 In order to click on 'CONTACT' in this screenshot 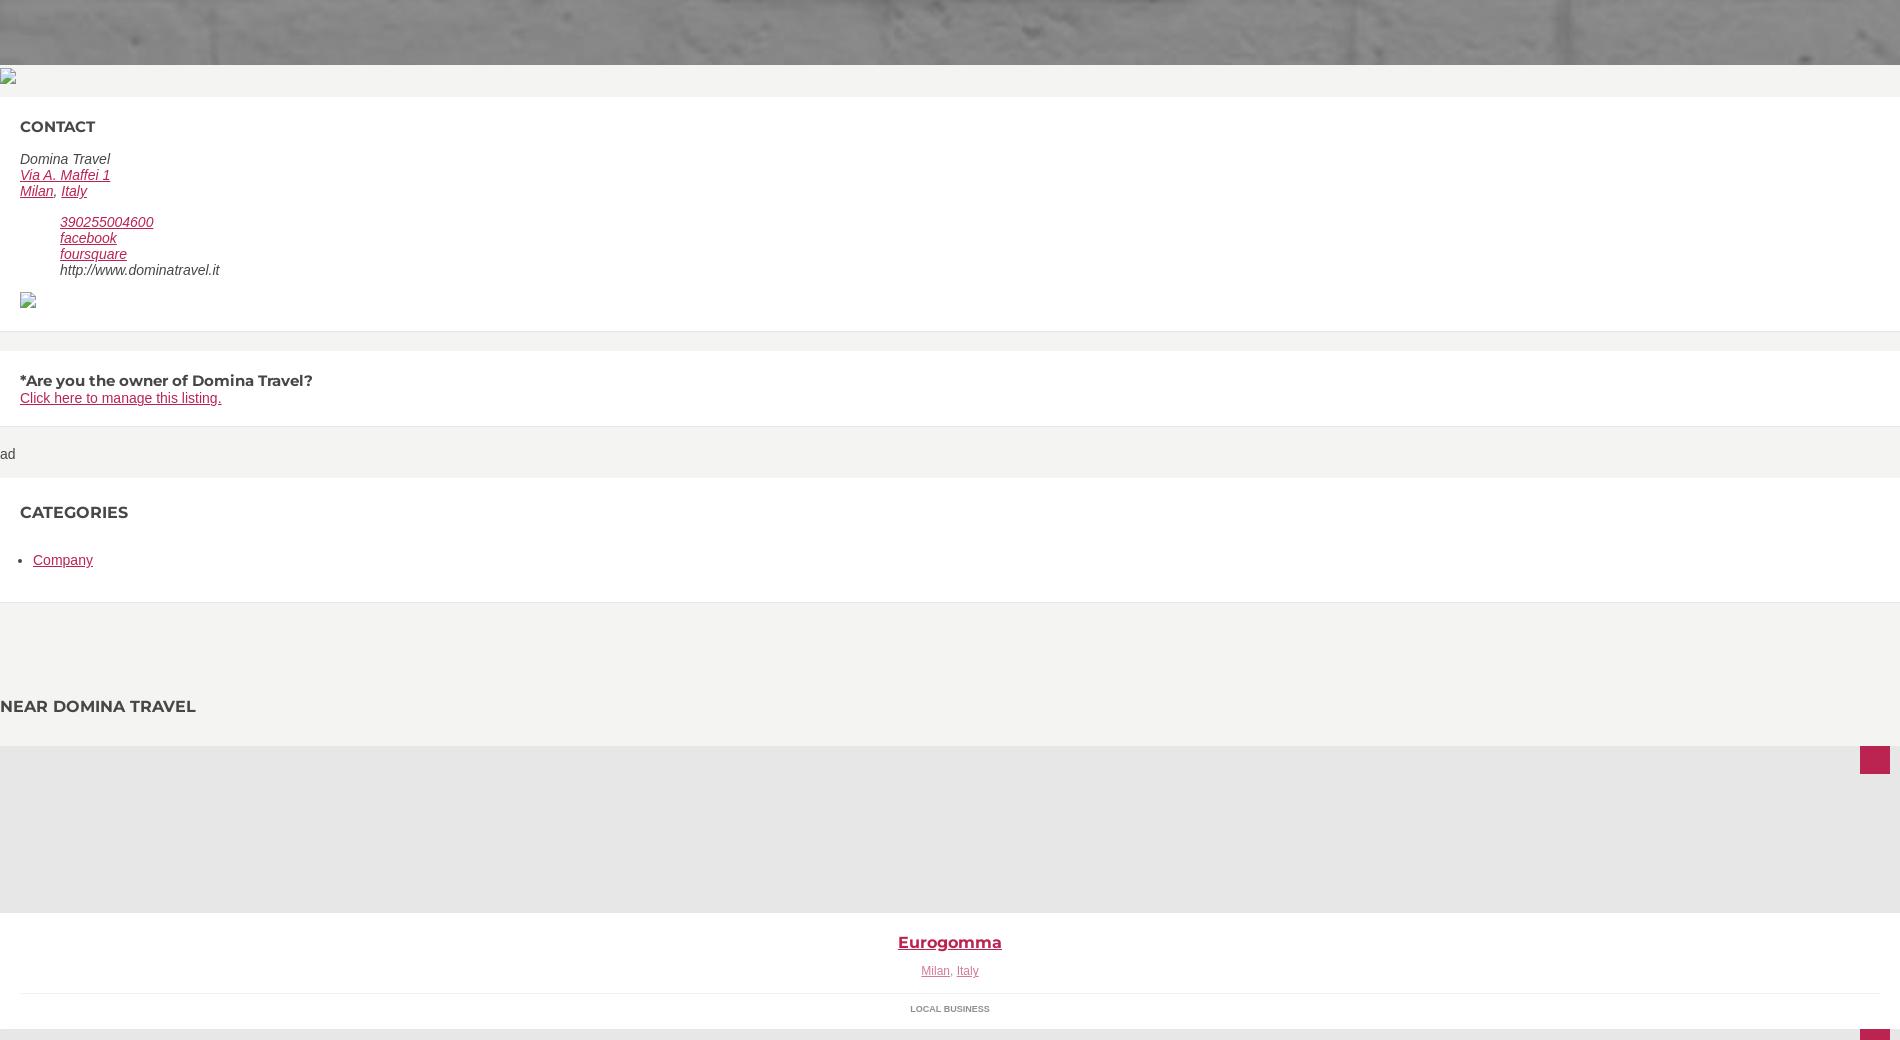, I will do `click(57, 125)`.